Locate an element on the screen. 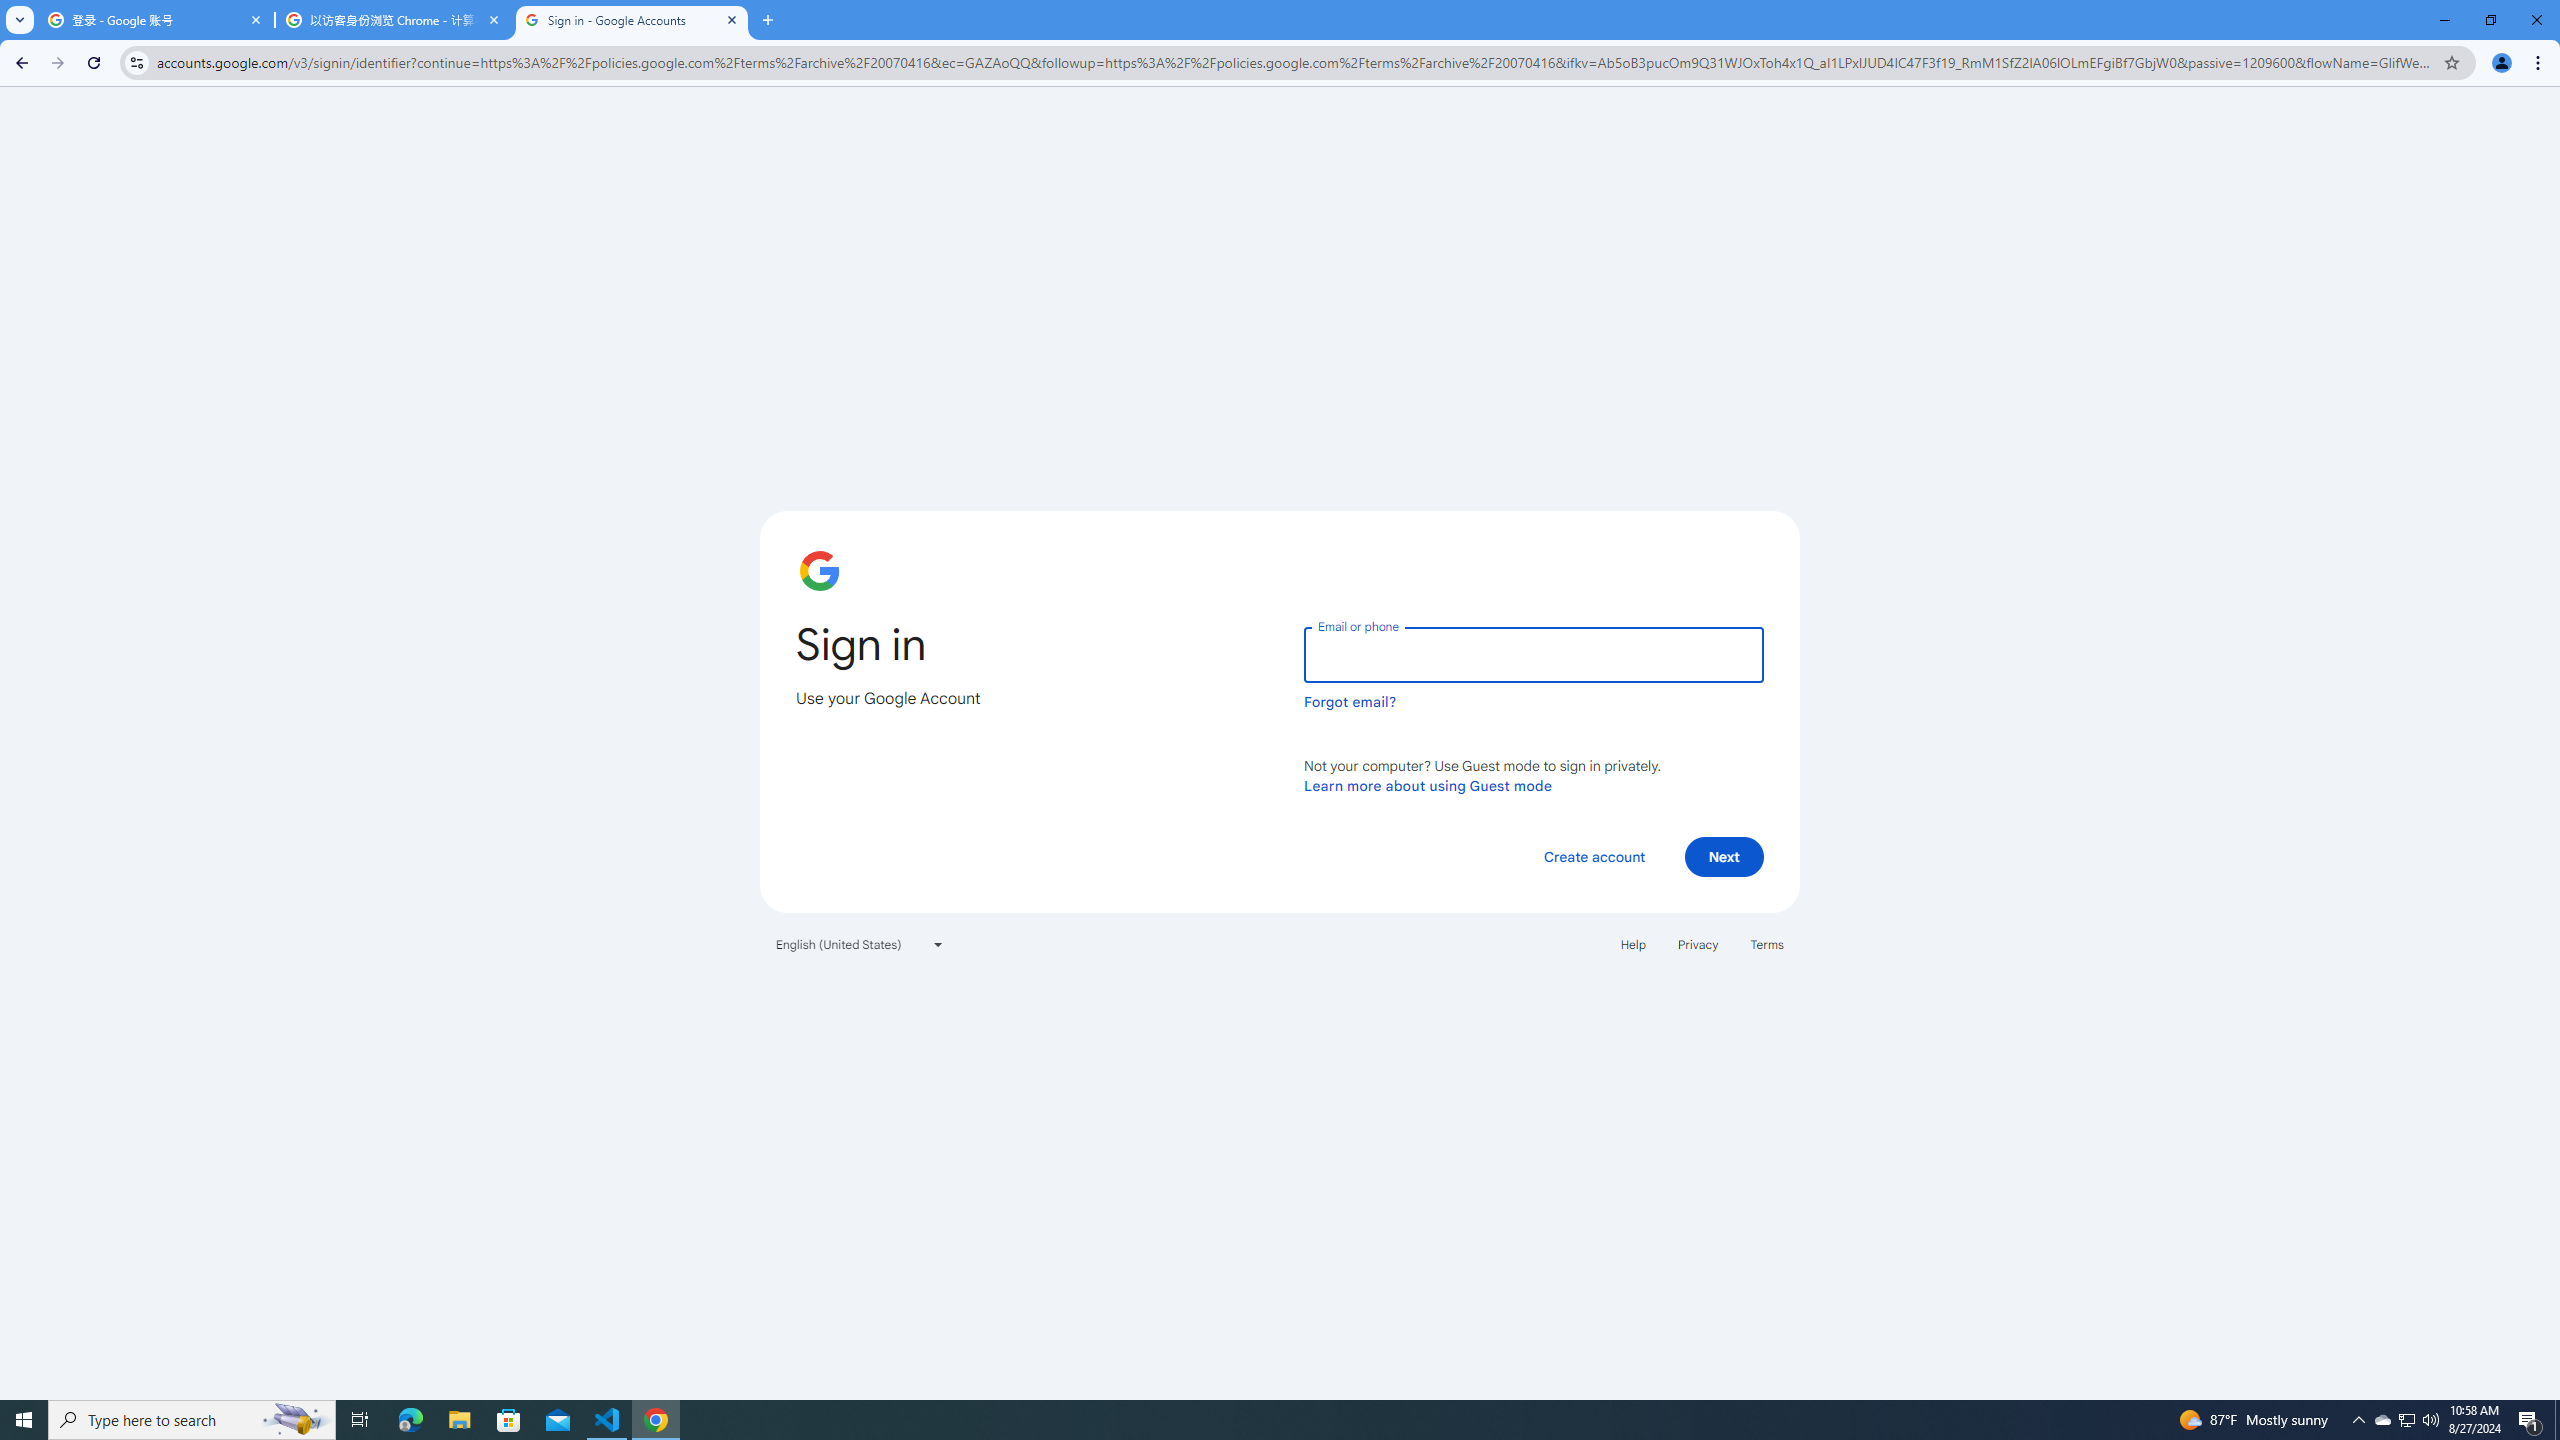 The width and height of the screenshot is (2560, 1440). 'Create account' is located at coordinates (1593, 855).